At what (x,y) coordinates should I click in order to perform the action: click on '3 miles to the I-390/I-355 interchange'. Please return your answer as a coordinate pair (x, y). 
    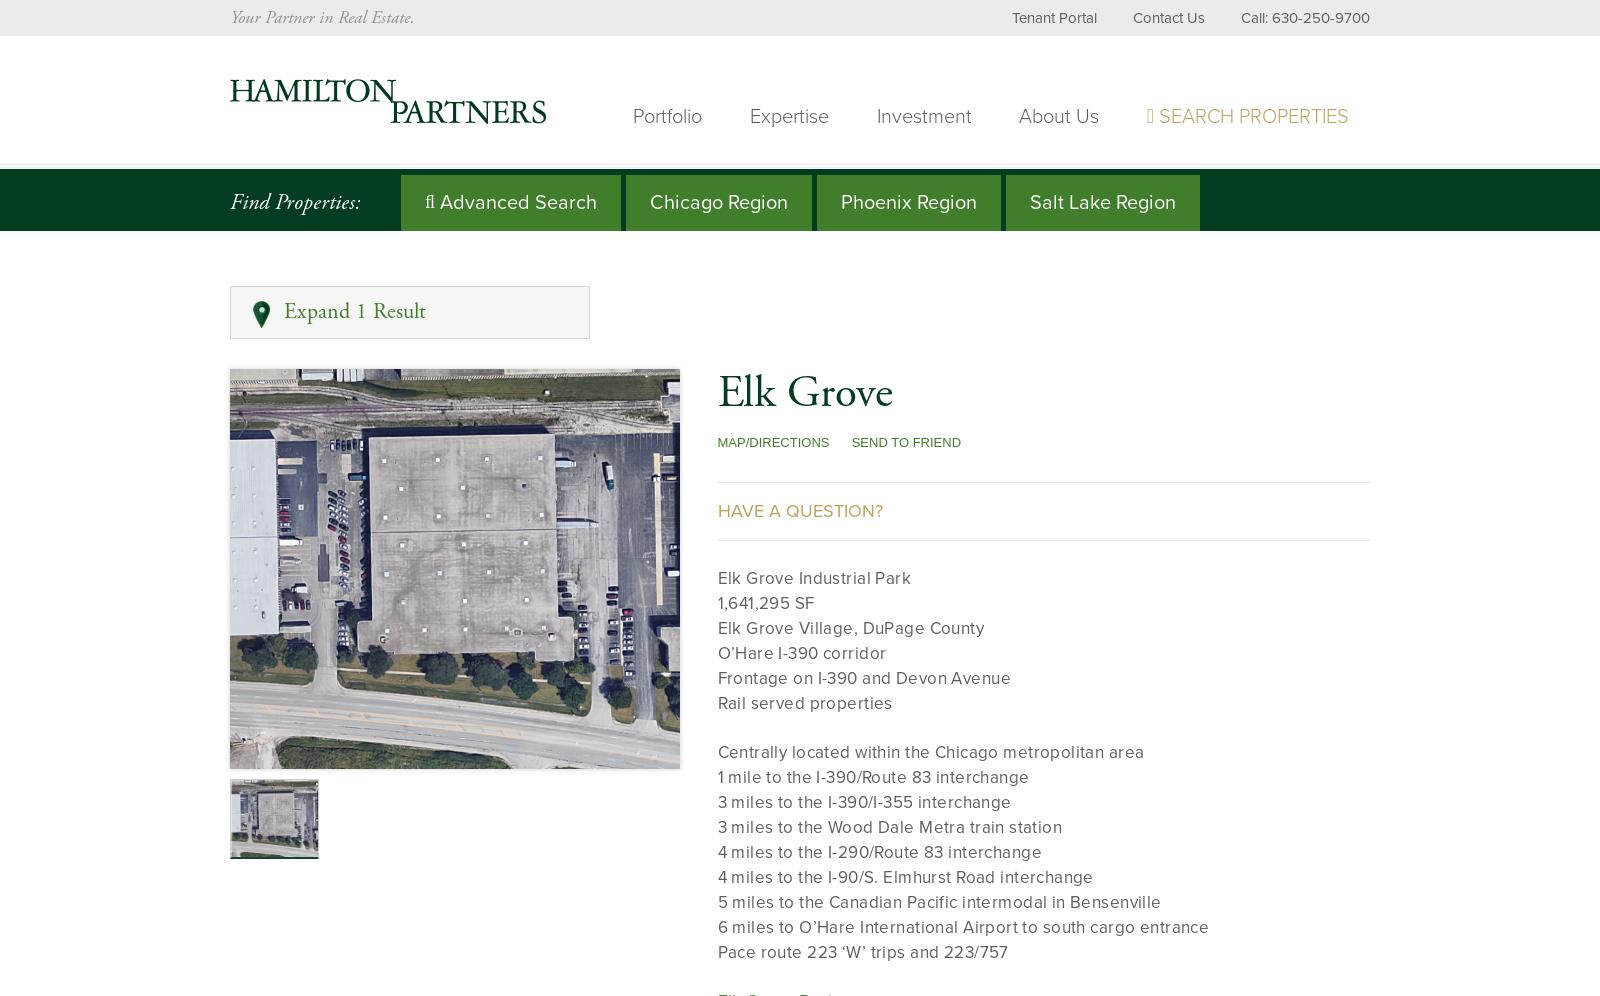
    Looking at the image, I should click on (863, 800).